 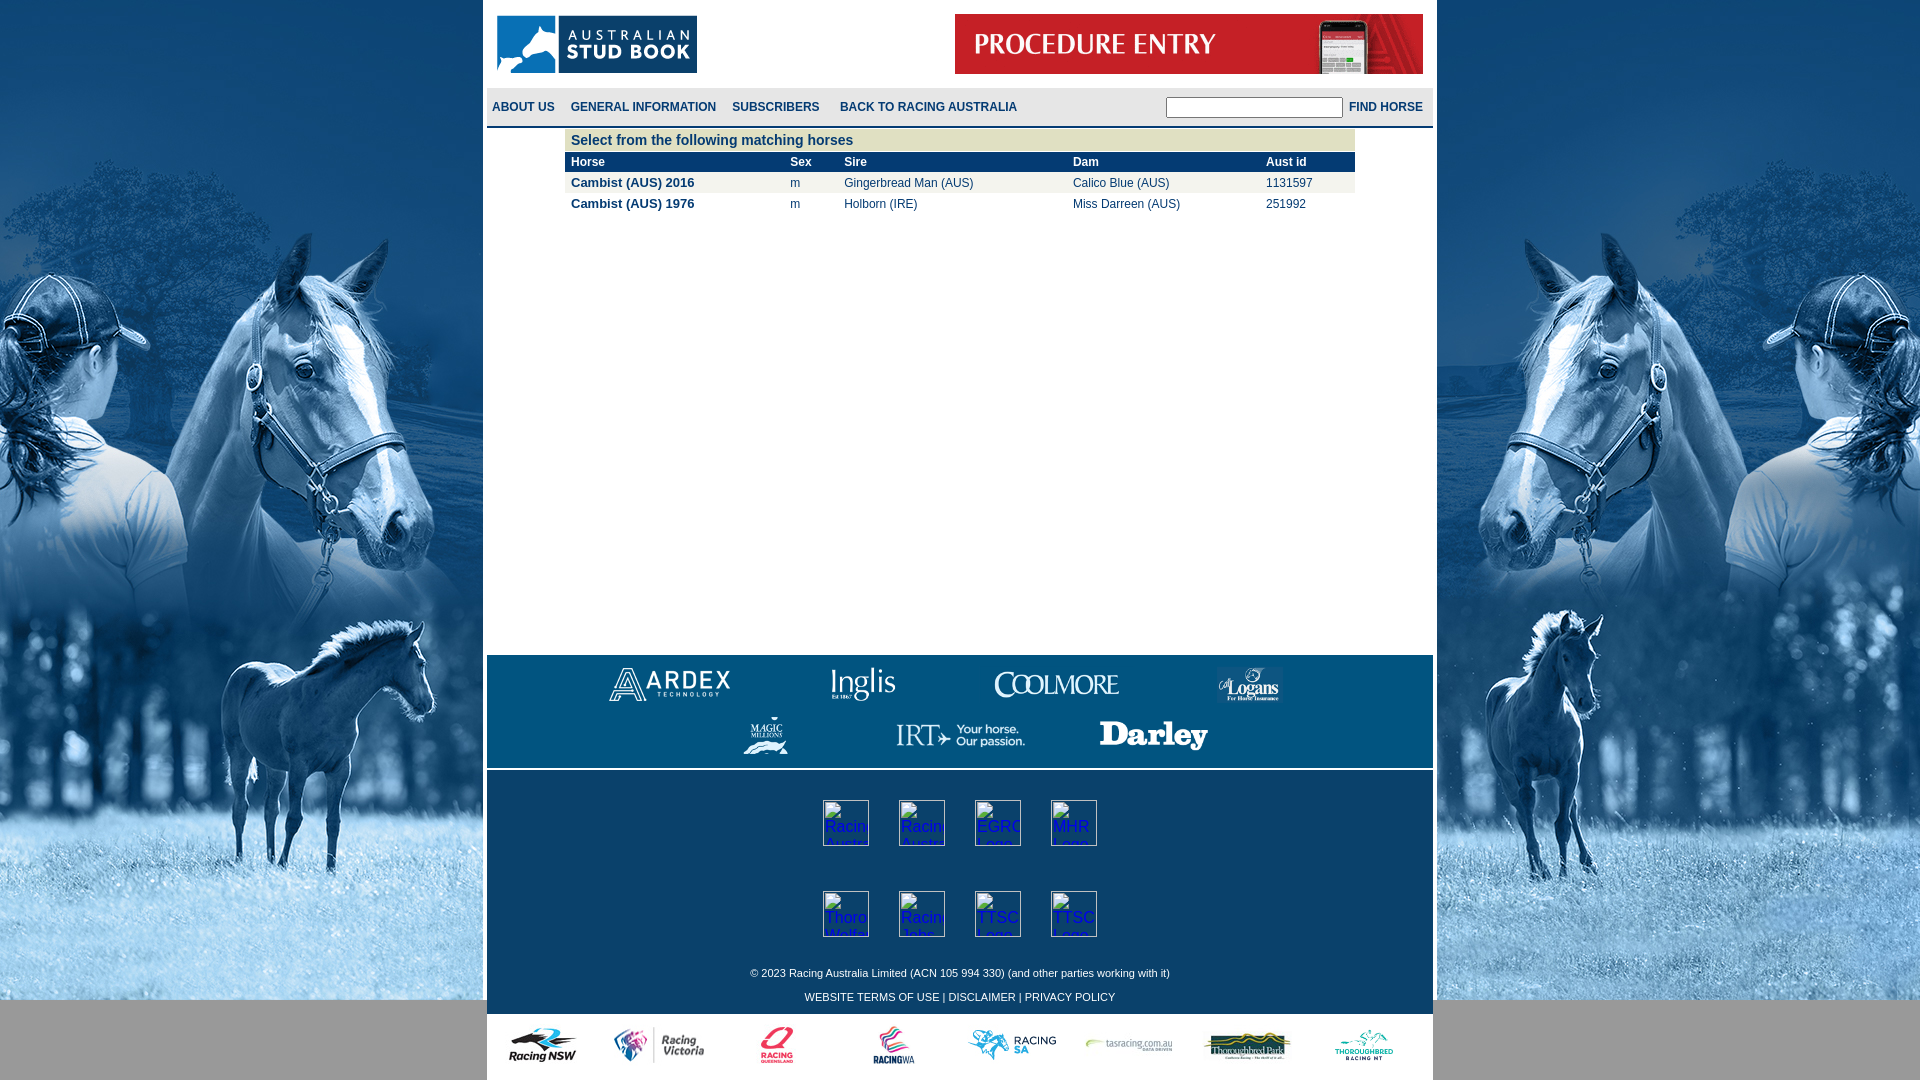 What do you see at coordinates (765, 735) in the screenshot?
I see `'Magic-Millions'` at bounding box center [765, 735].